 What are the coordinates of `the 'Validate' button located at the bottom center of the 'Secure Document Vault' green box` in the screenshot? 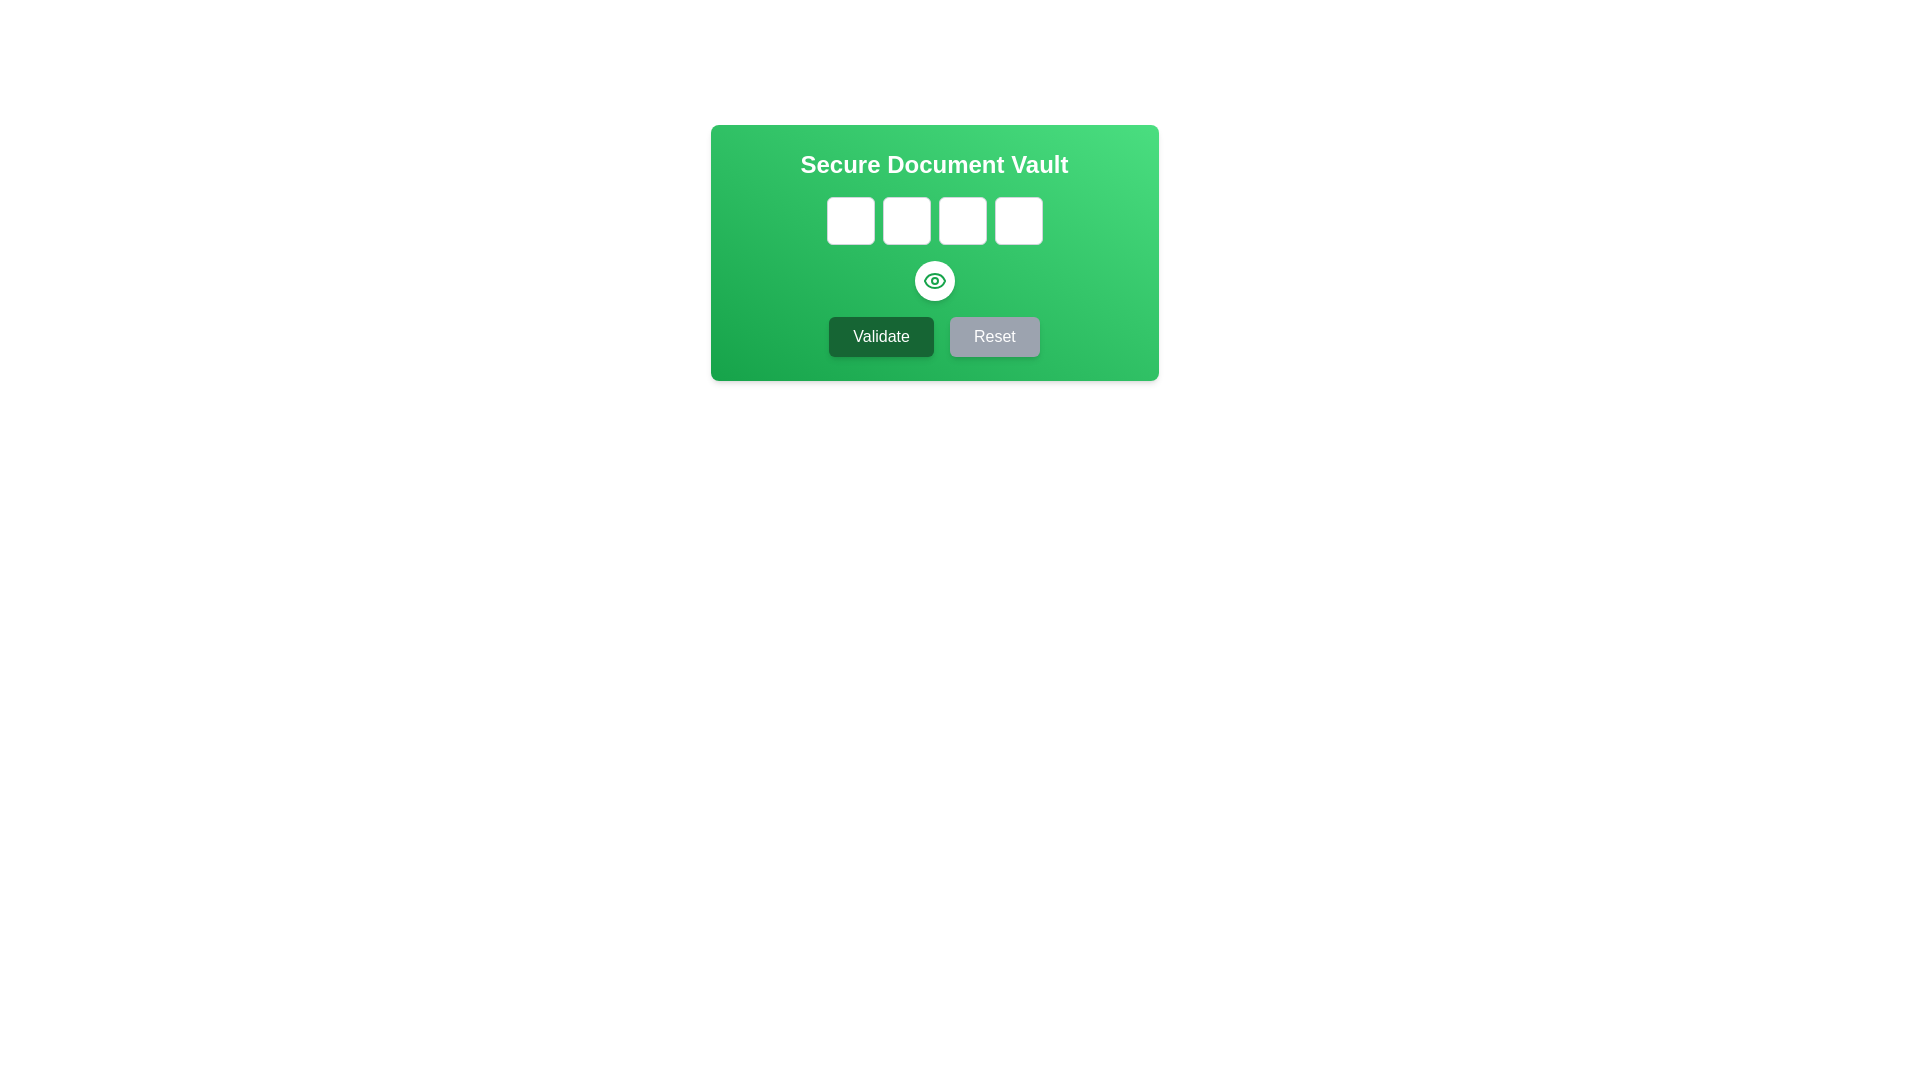 It's located at (880, 335).